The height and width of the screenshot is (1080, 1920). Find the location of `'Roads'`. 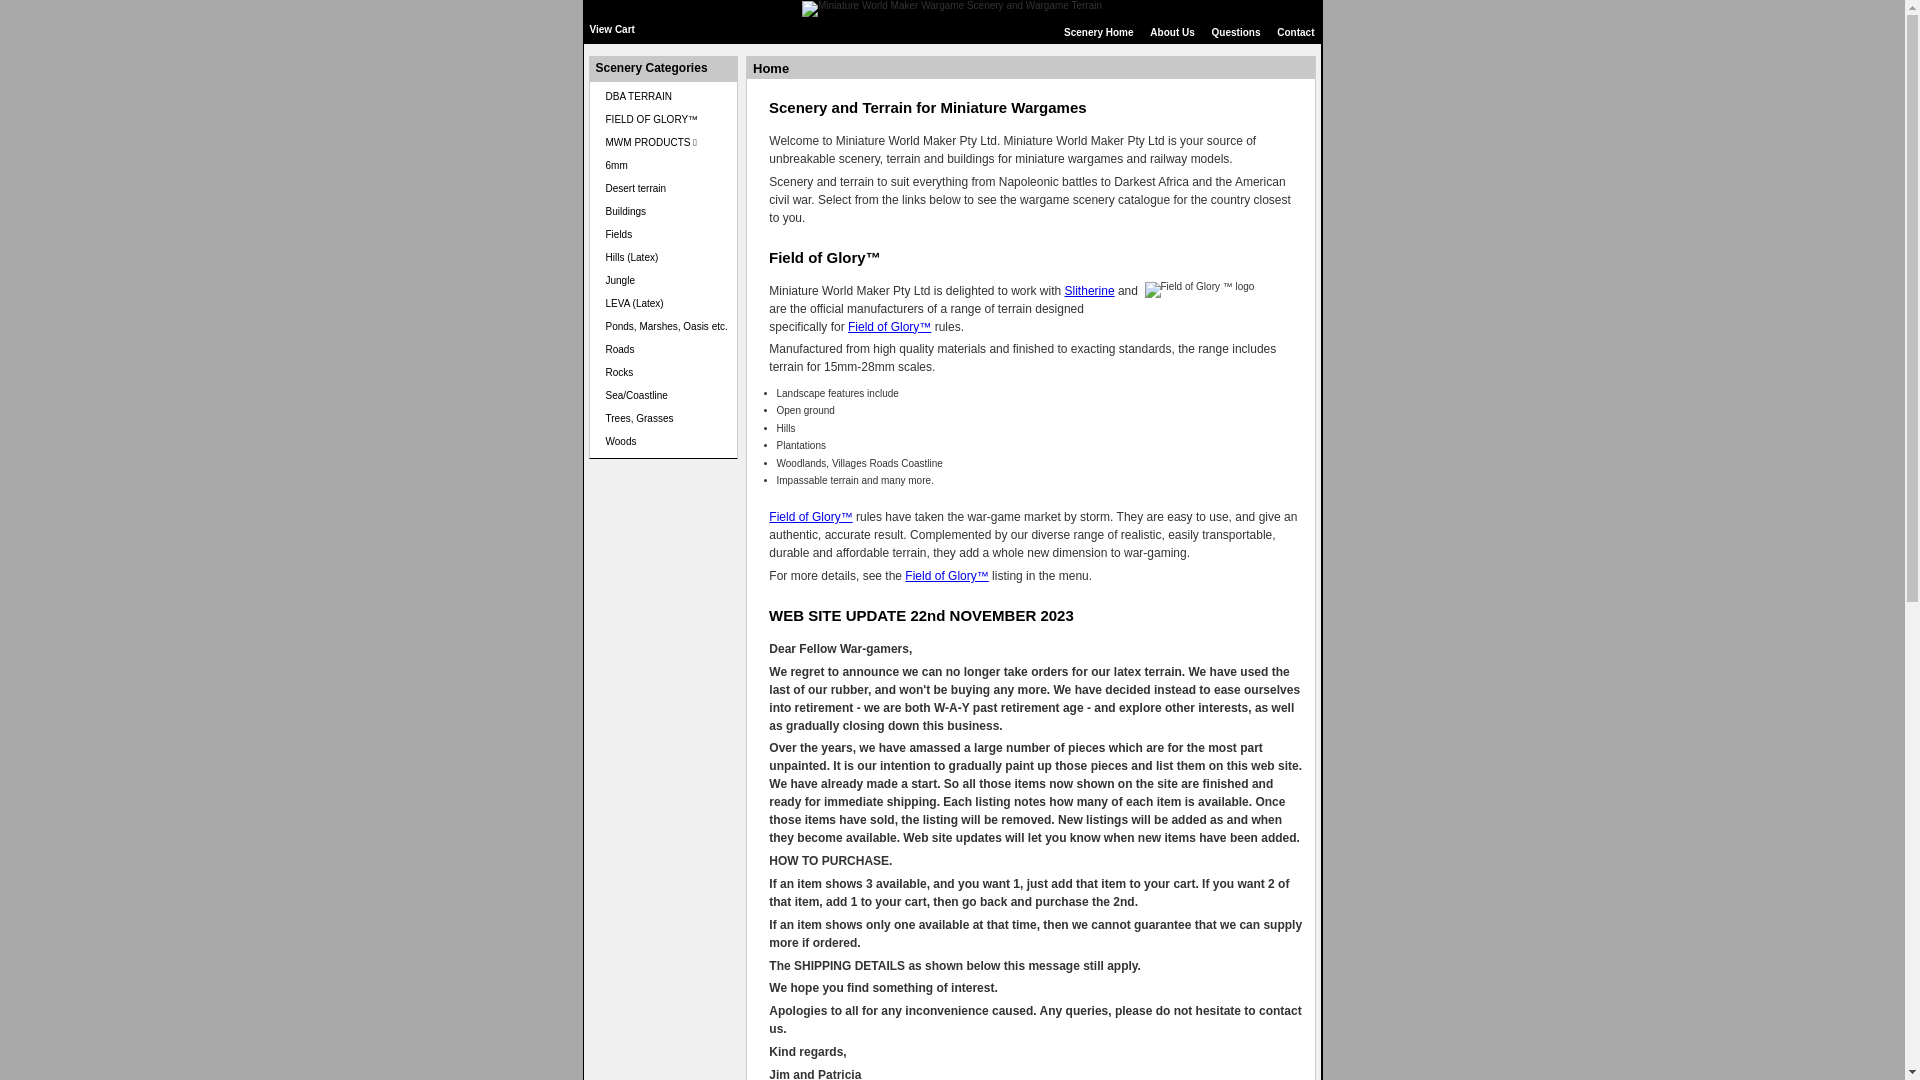

'Roads' is located at coordinates (619, 348).